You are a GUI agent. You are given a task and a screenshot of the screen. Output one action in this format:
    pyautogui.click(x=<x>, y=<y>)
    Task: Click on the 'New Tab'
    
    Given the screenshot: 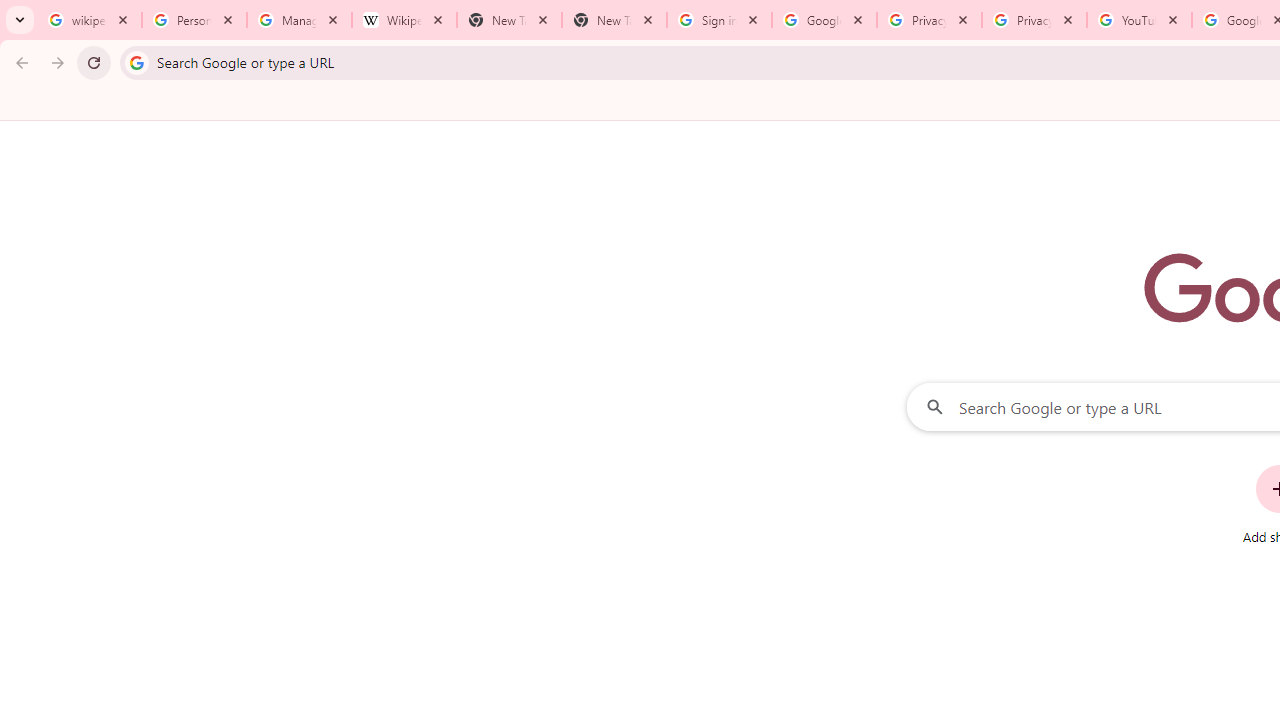 What is the action you would take?
    pyautogui.click(x=613, y=20)
    